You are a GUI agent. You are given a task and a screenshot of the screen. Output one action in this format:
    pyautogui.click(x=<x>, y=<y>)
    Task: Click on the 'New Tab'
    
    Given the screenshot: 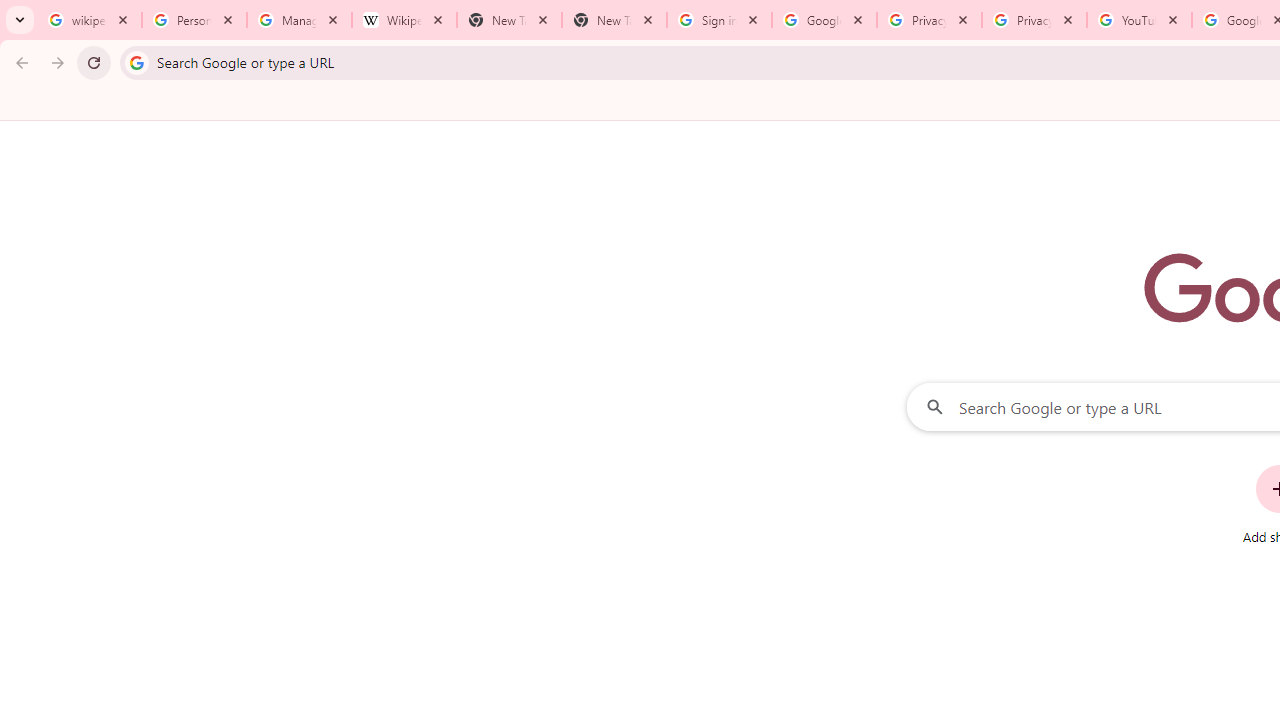 What is the action you would take?
    pyautogui.click(x=613, y=20)
    